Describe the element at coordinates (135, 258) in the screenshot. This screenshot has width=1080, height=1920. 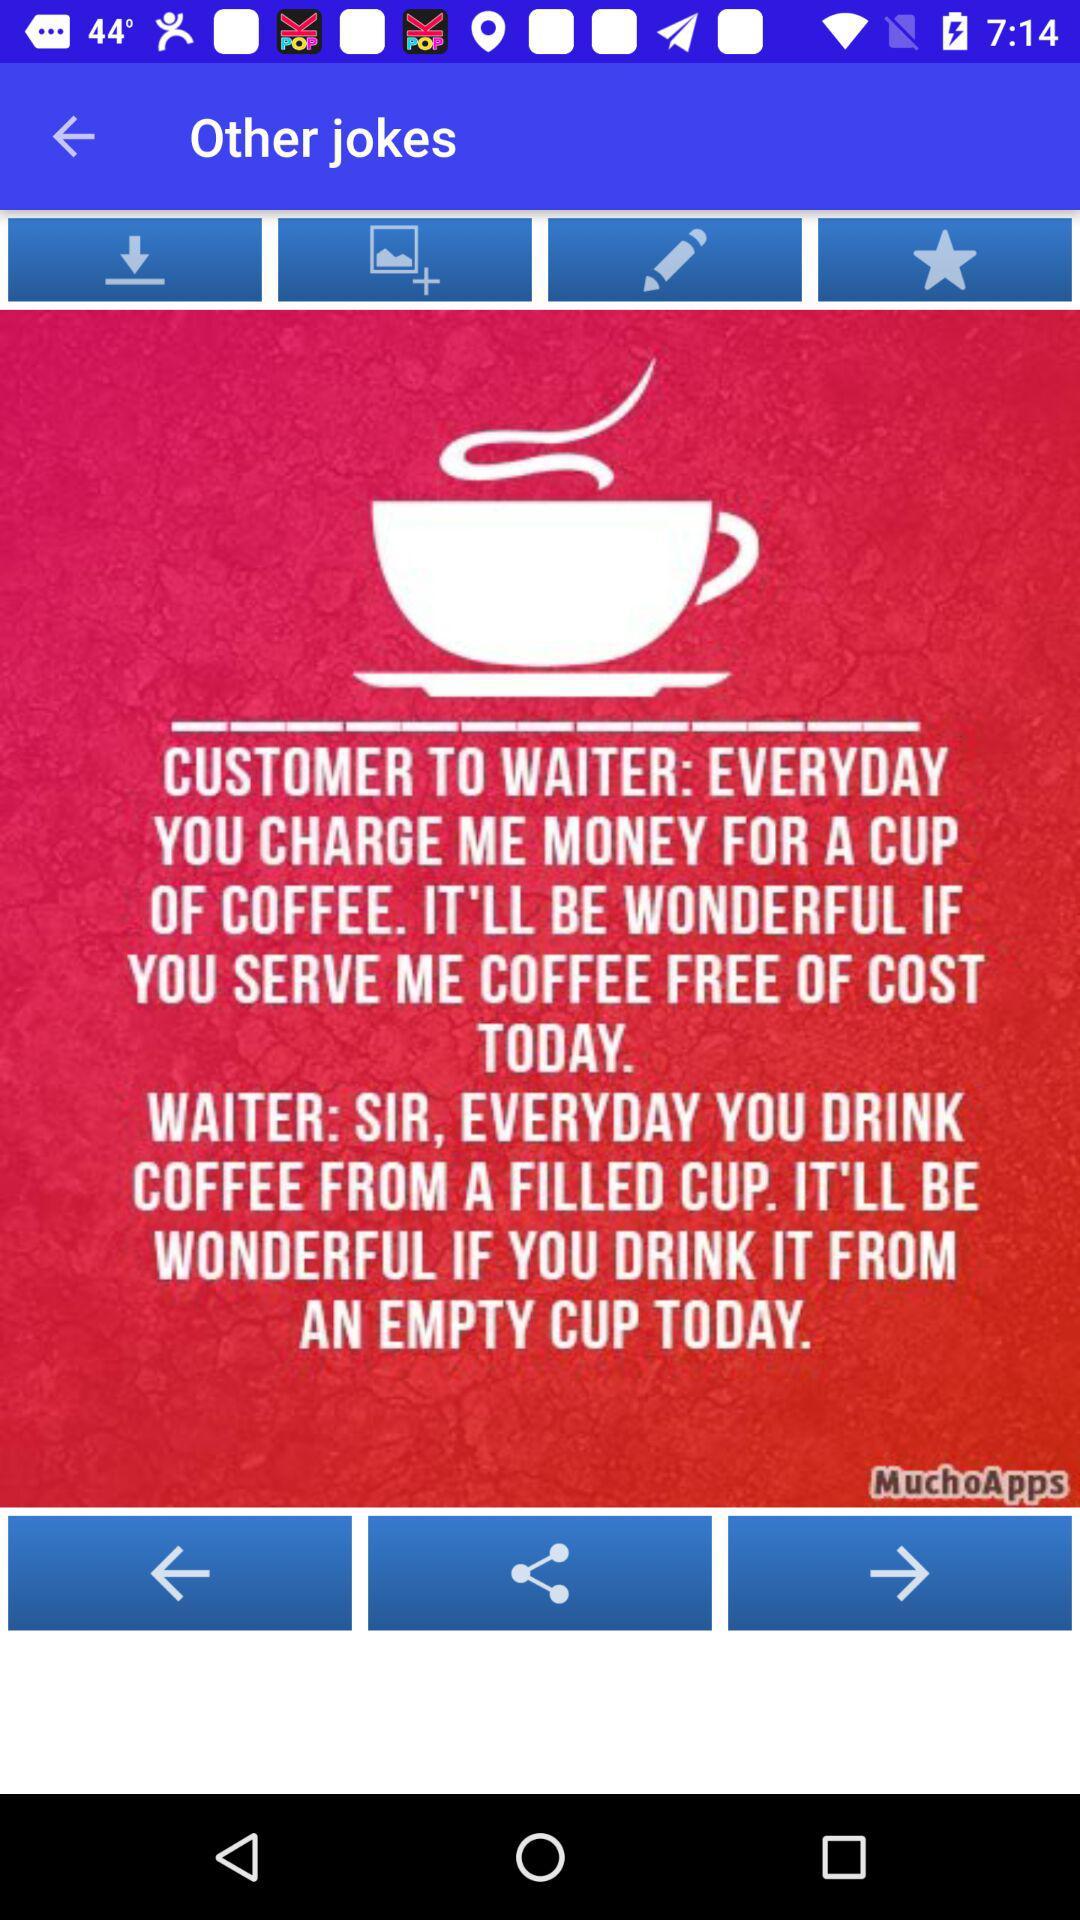
I see `the file_download icon` at that location.